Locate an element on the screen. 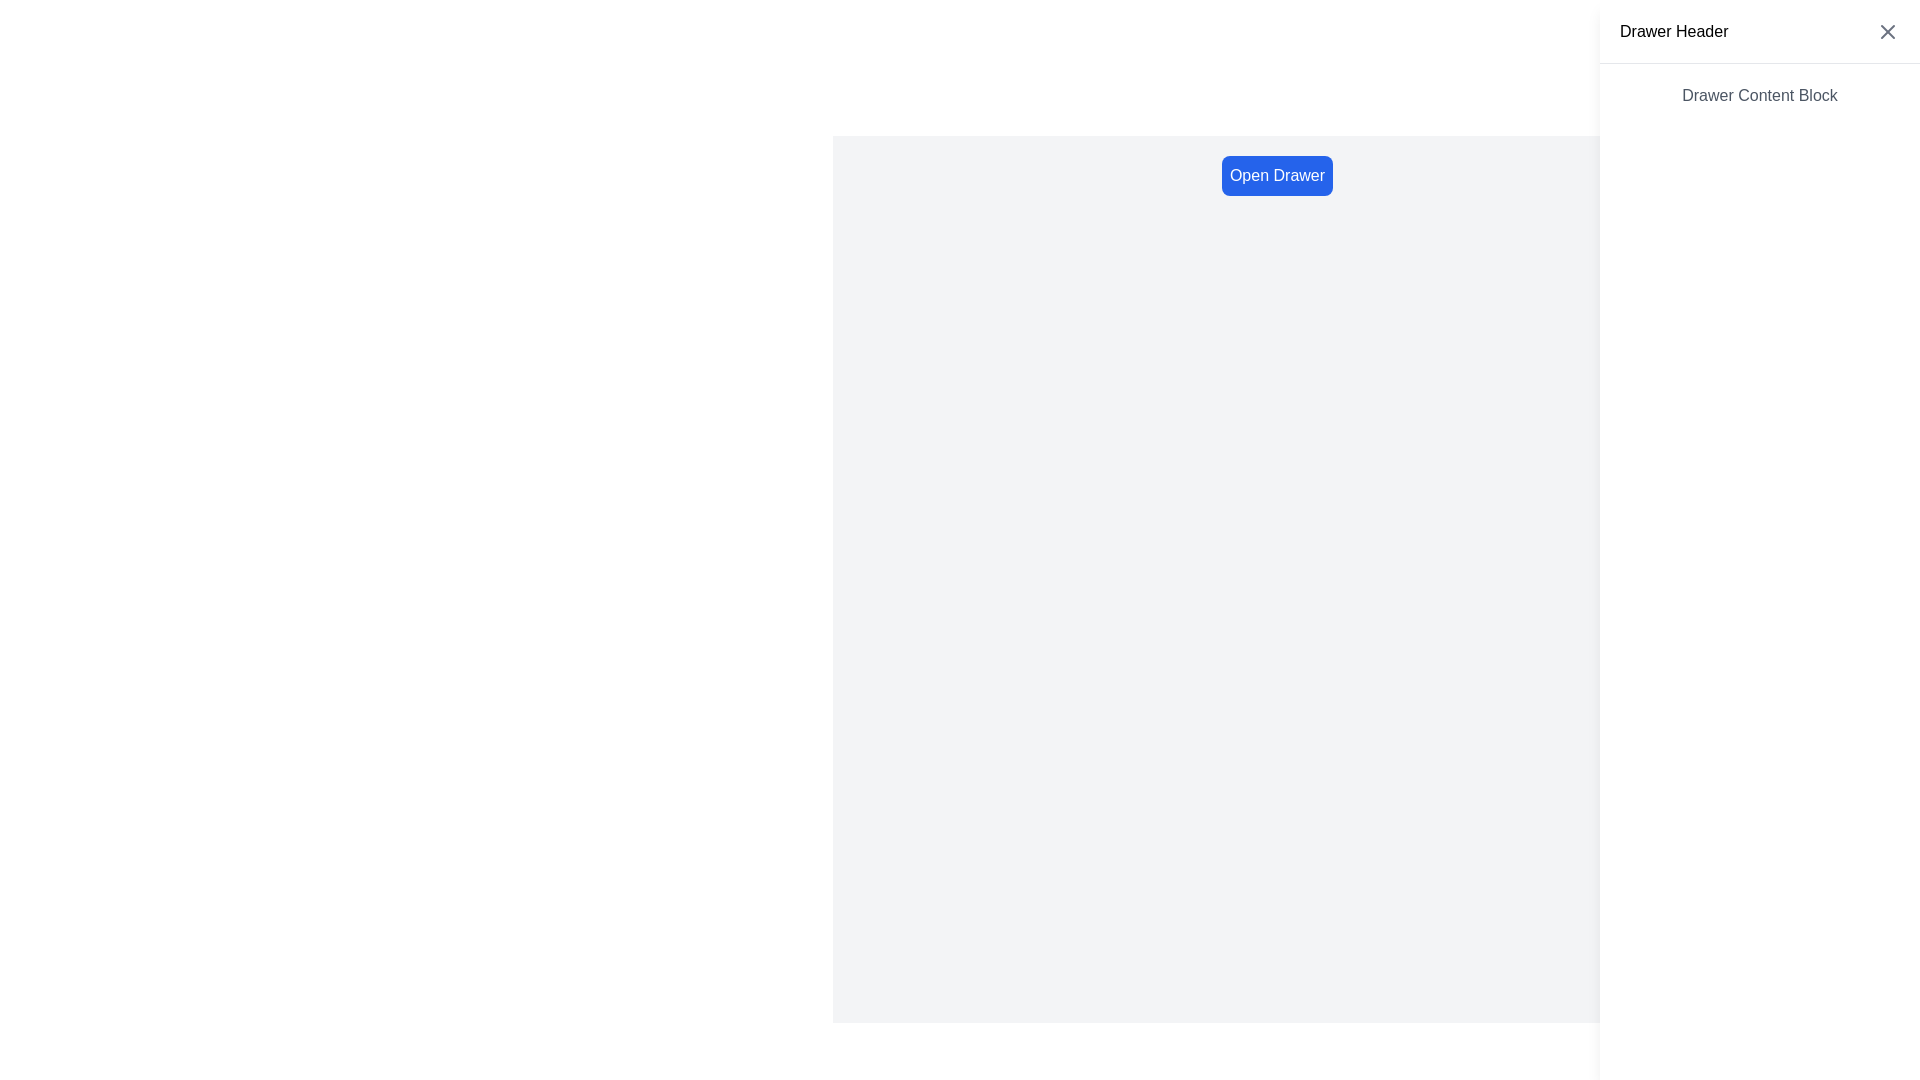 The height and width of the screenshot is (1080, 1920). the text label that serves as the title for the drawer component, located at the top left of the drawer interface, adjacent to the close icon is located at coordinates (1674, 31).